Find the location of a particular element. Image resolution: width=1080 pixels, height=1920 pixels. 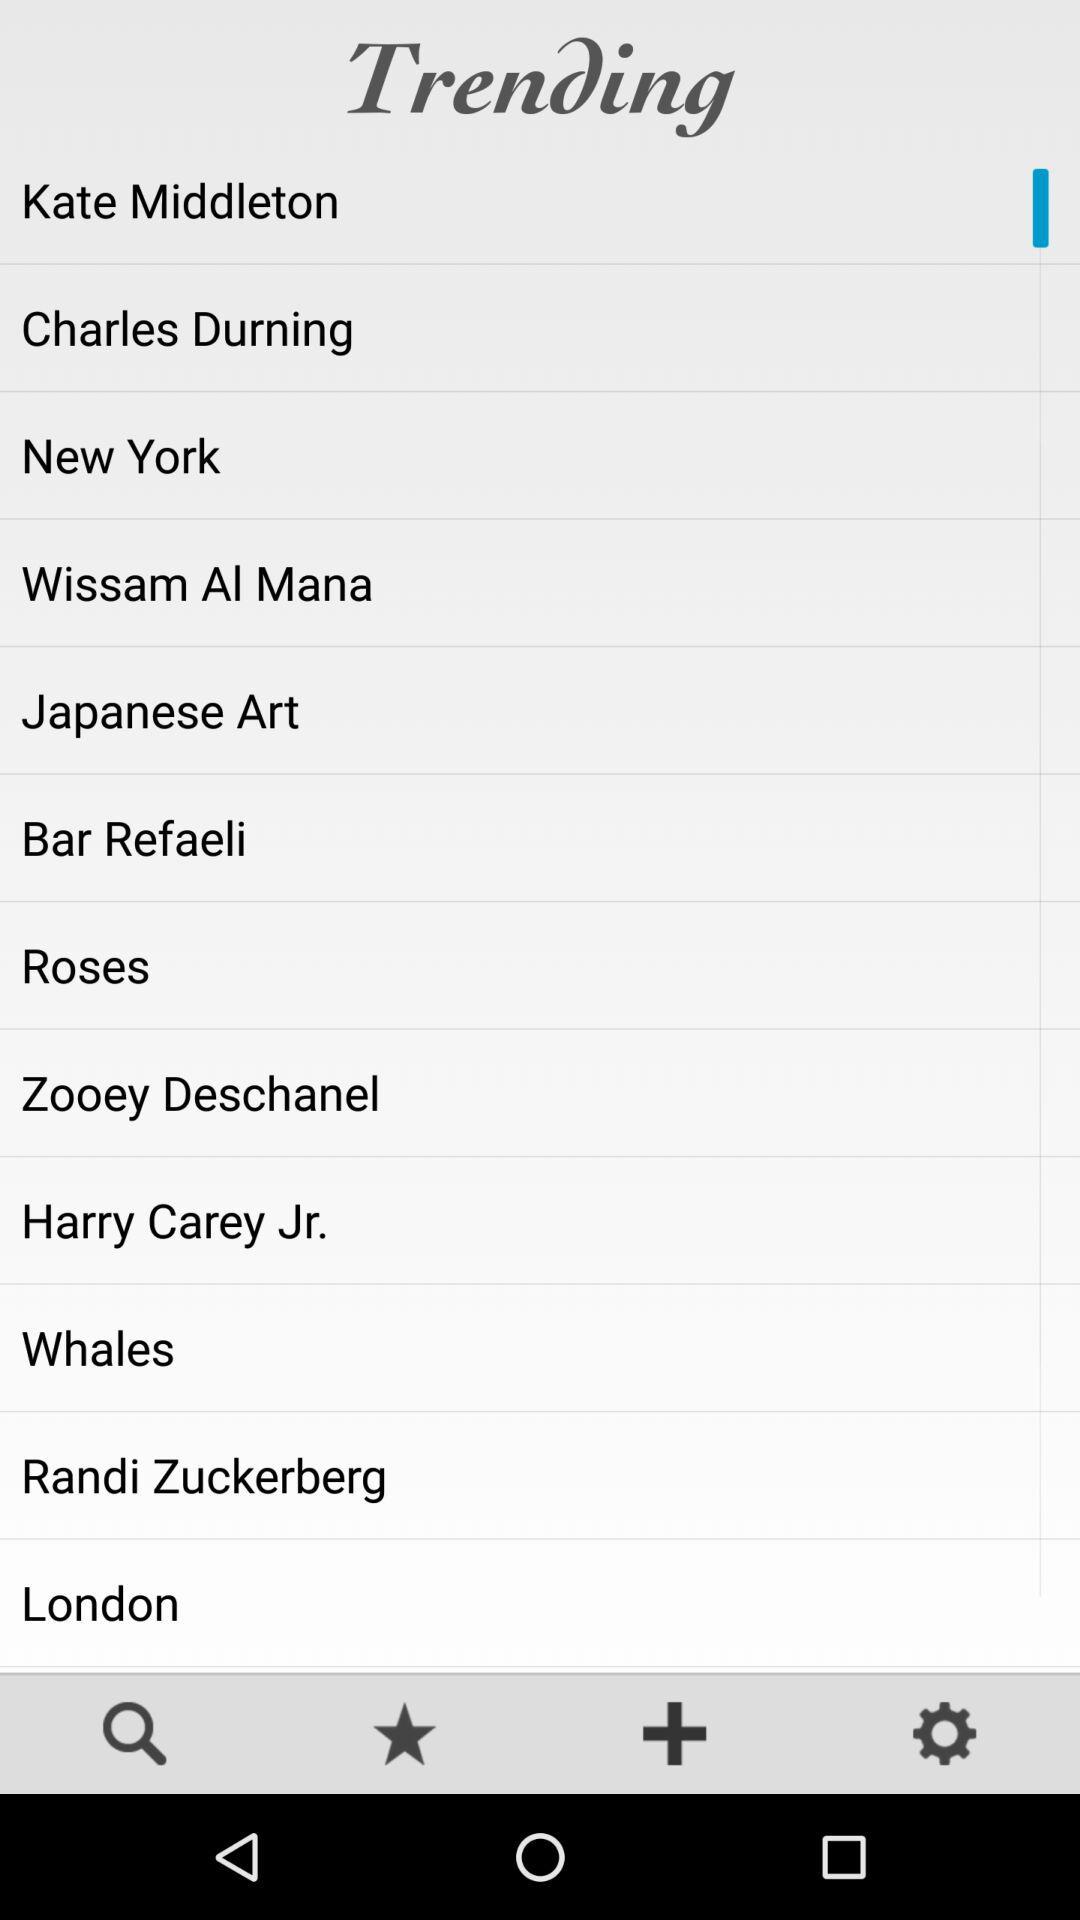

favorites is located at coordinates (405, 1735).